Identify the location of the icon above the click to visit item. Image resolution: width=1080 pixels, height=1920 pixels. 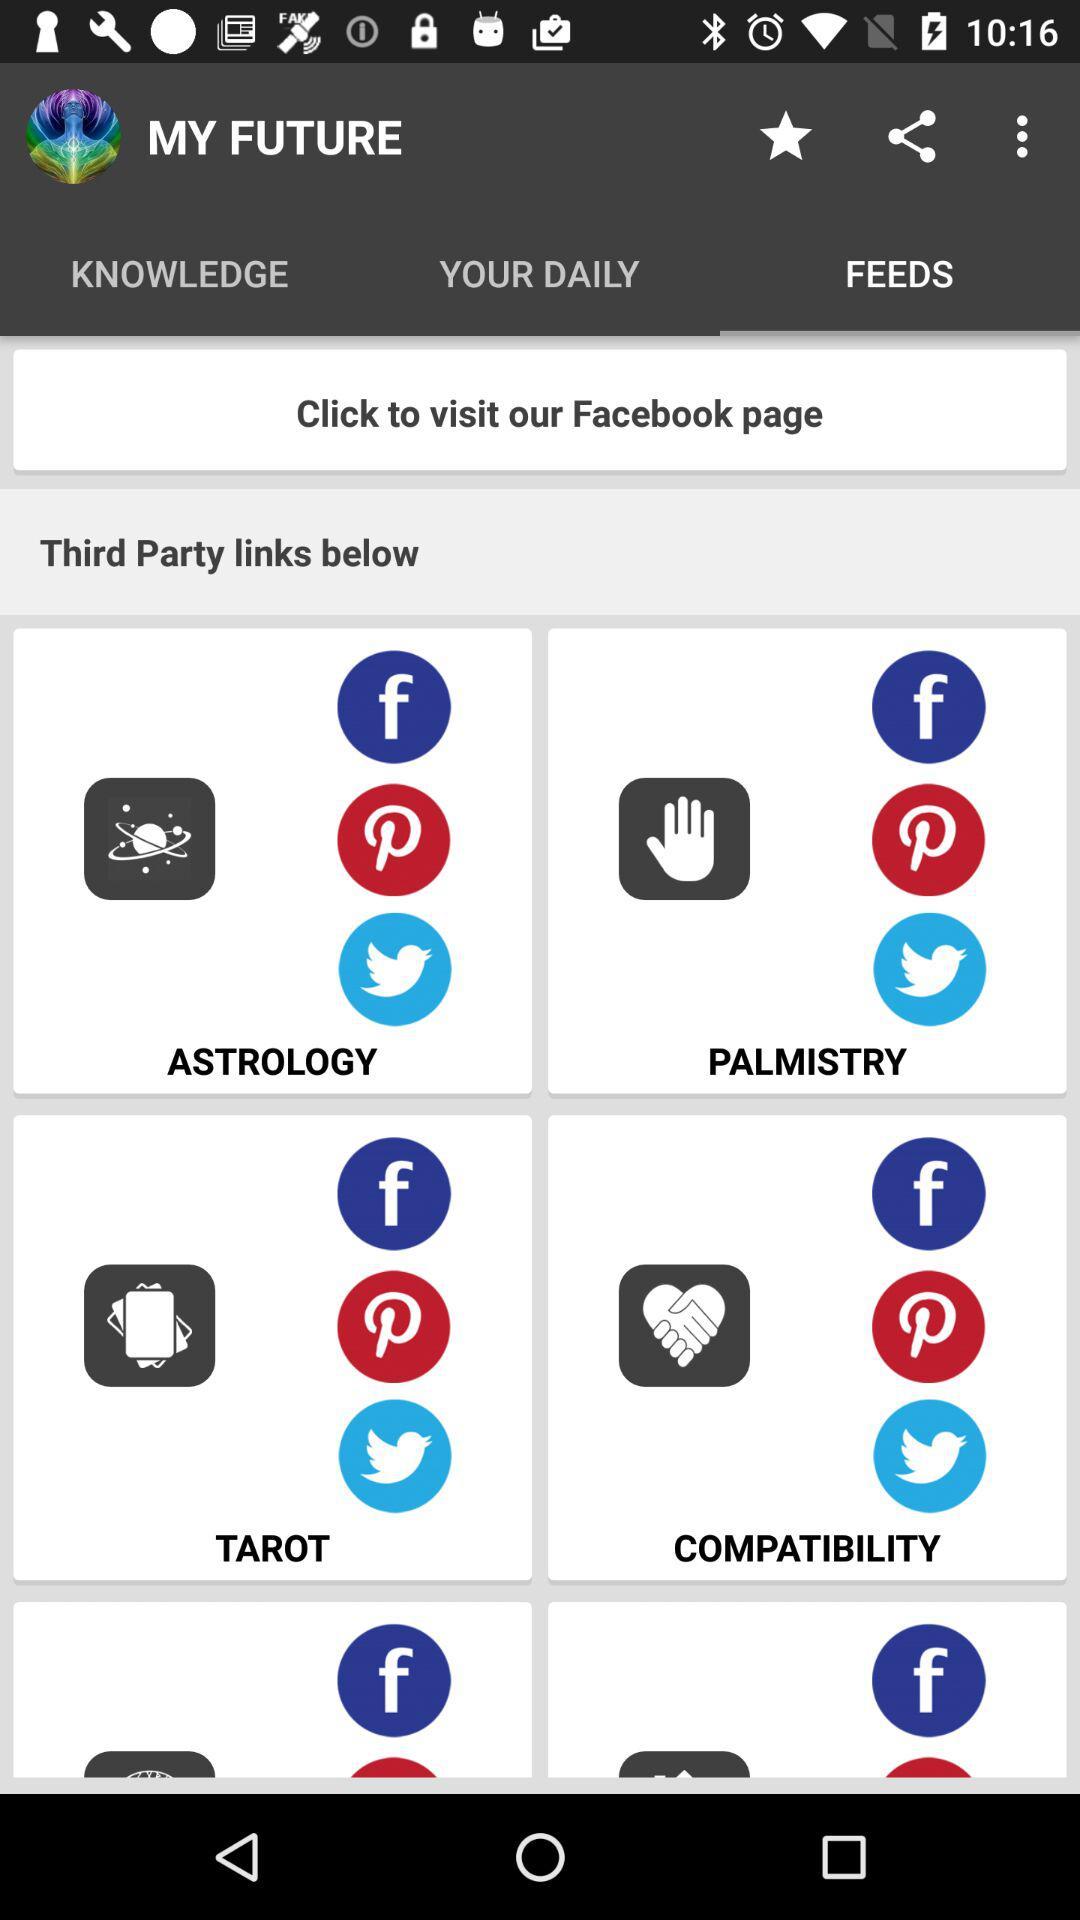
(1027, 135).